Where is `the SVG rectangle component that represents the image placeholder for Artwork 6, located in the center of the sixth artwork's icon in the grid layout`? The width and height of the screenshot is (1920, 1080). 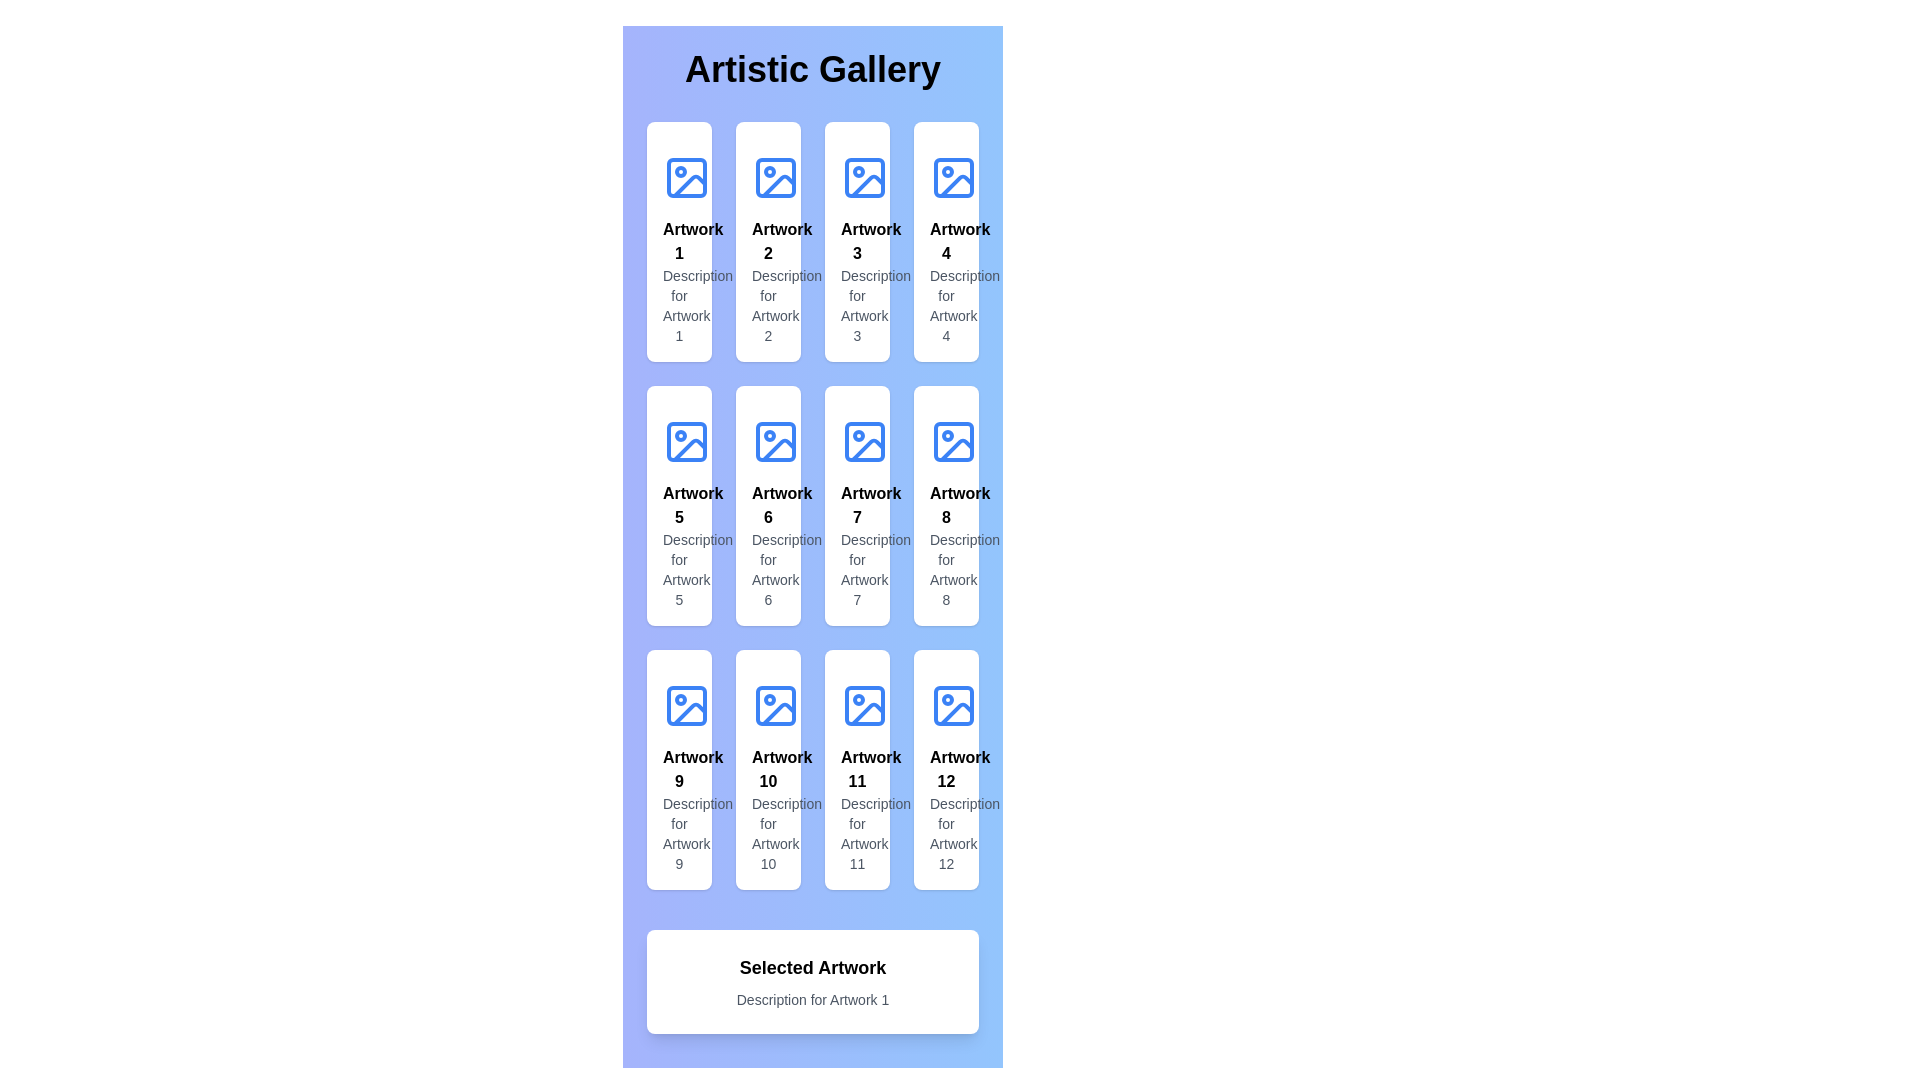
the SVG rectangle component that represents the image placeholder for Artwork 6, located in the center of the sixth artwork's icon in the grid layout is located at coordinates (775, 441).